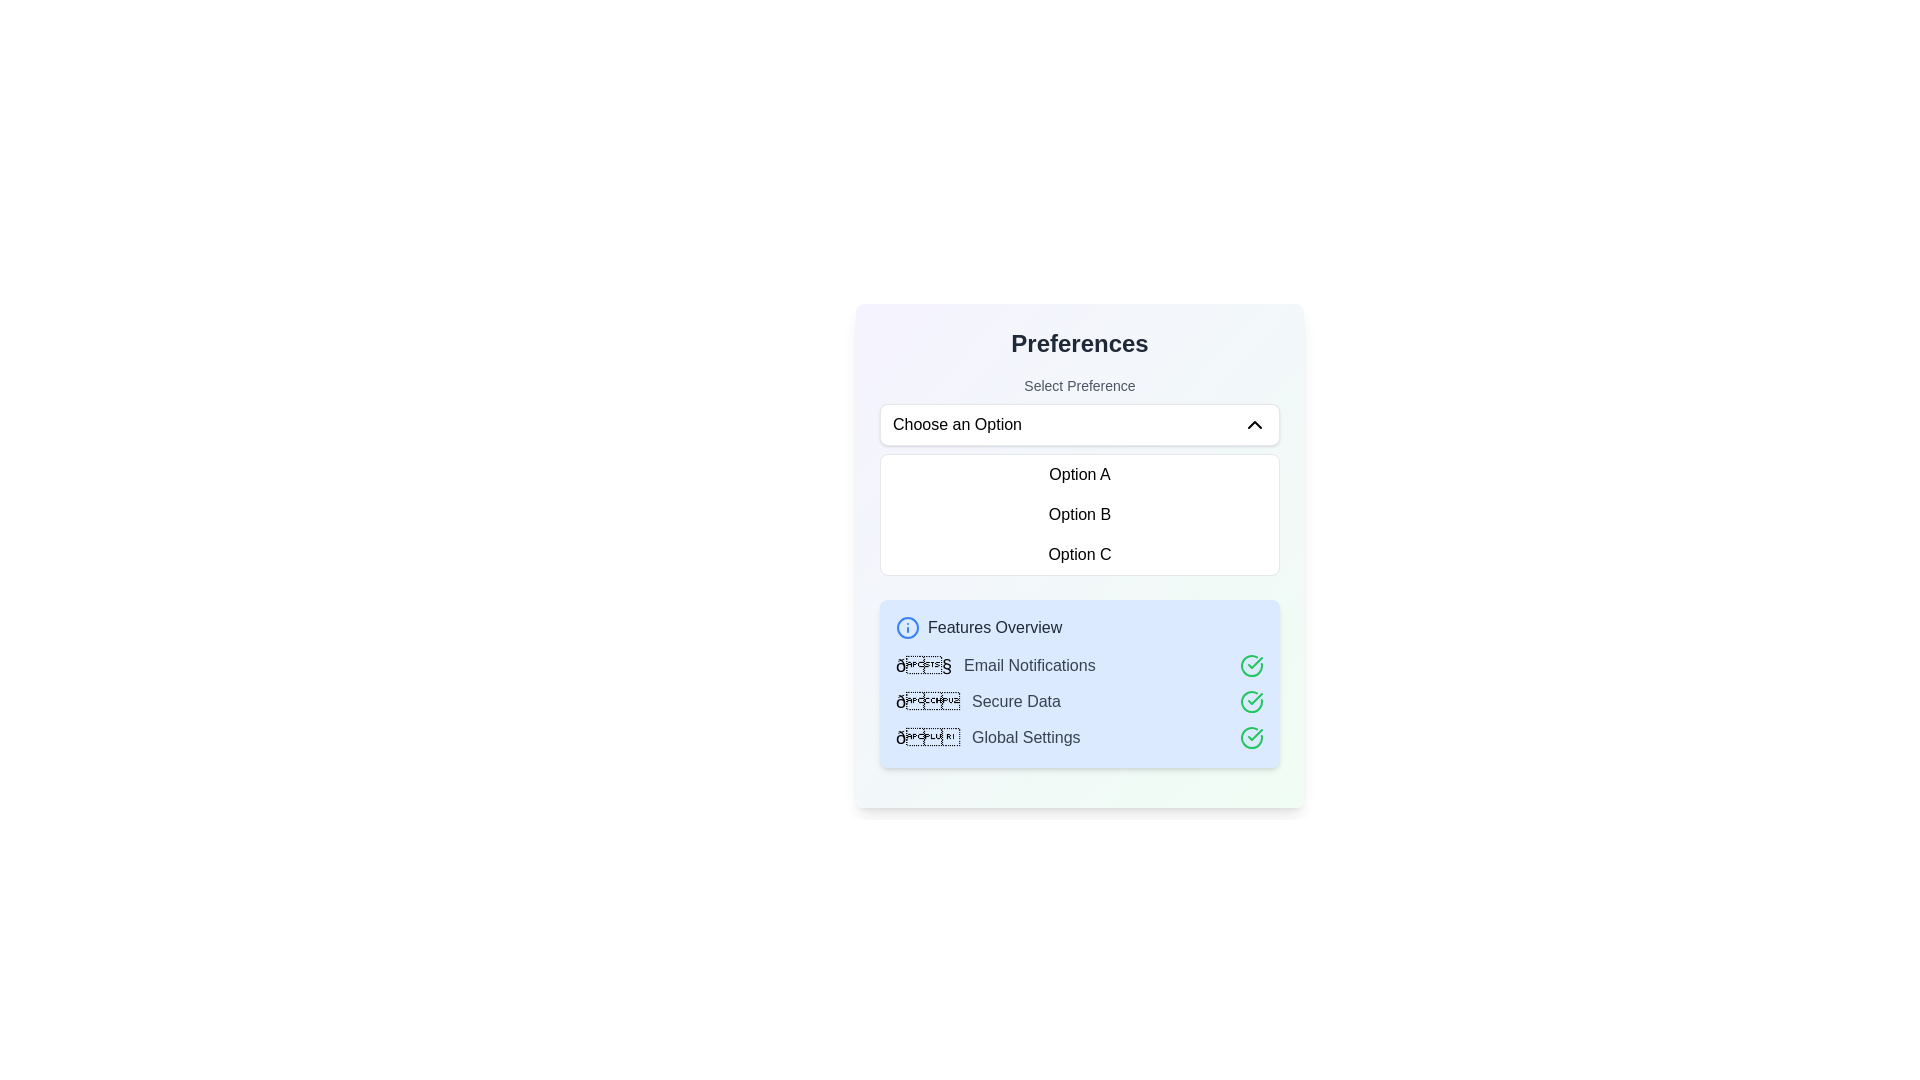 The width and height of the screenshot is (1920, 1080). What do you see at coordinates (1026, 737) in the screenshot?
I see `the 'Global Settings' text label located centrally in the bottom row of the 'Features Overview' section, positioned between a globe icon and a green checkmark icon` at bounding box center [1026, 737].